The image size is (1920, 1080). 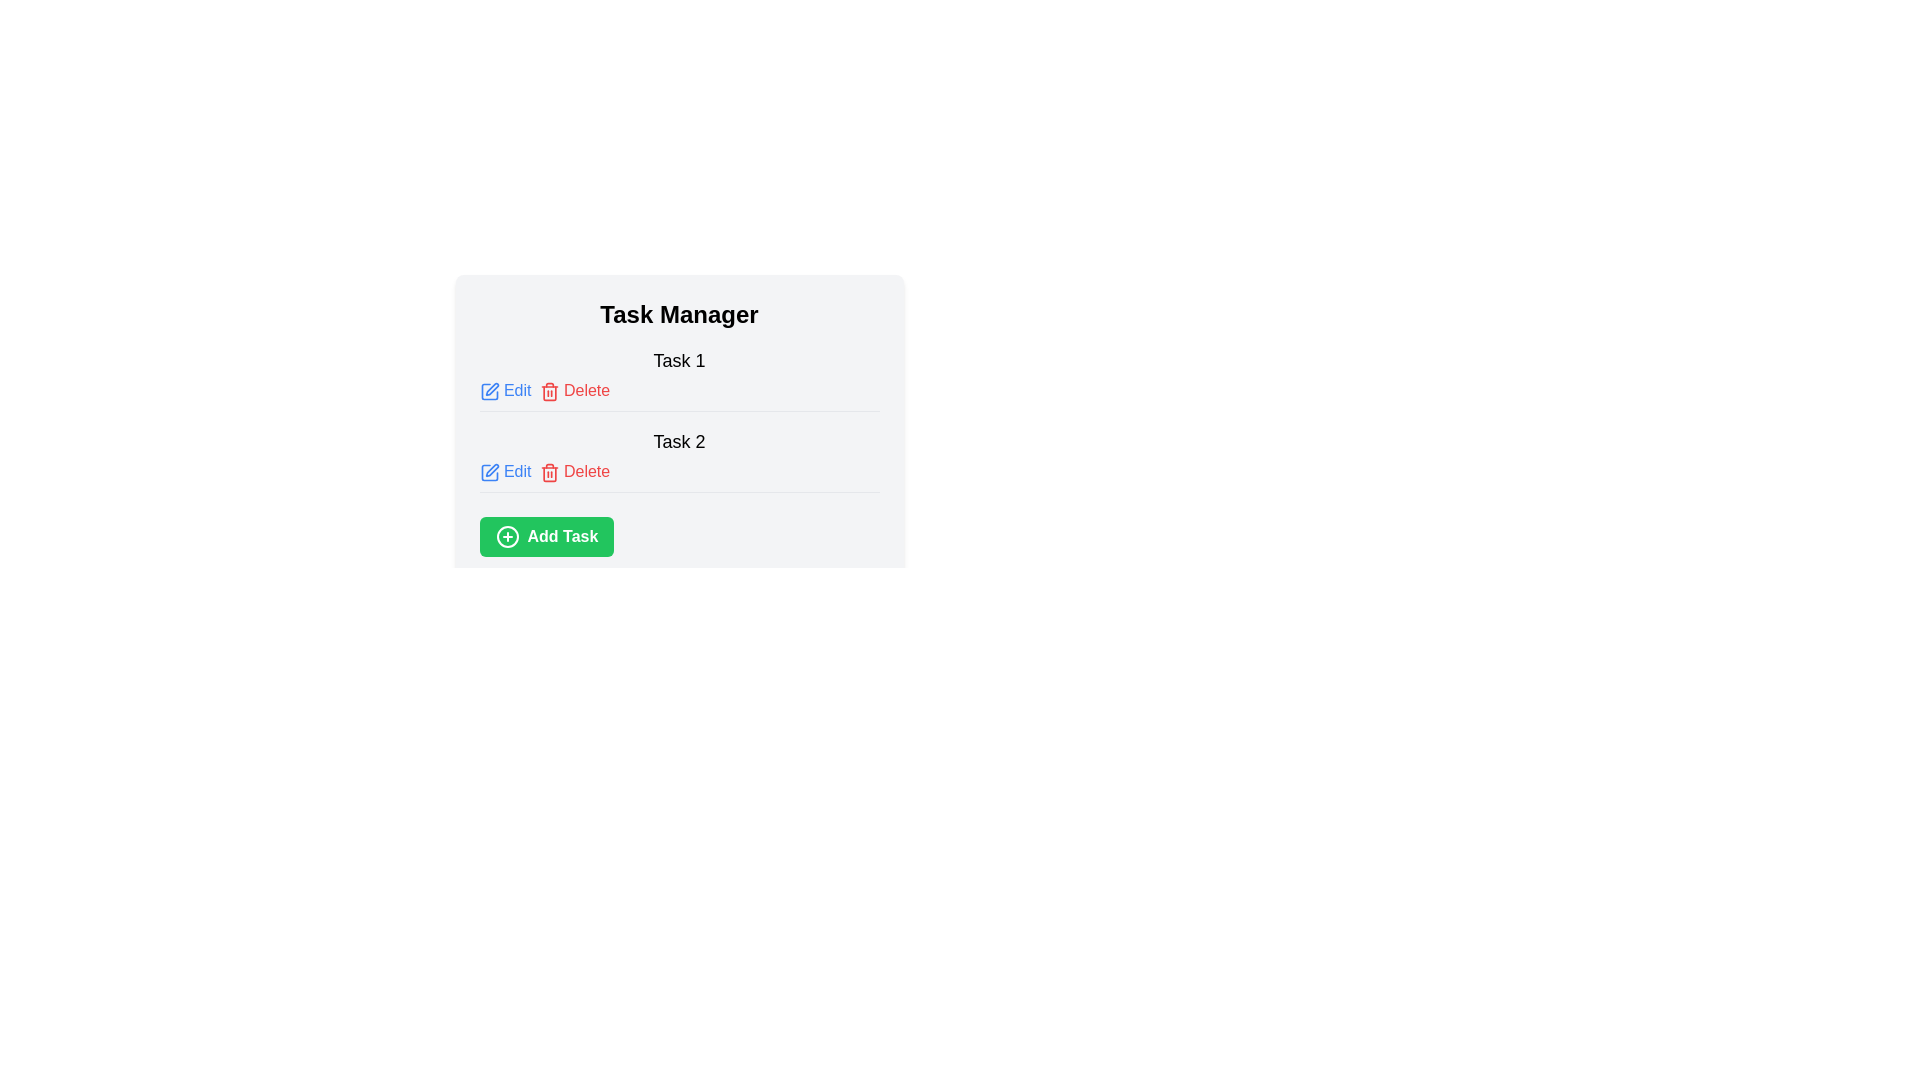 What do you see at coordinates (507, 535) in the screenshot?
I see `the central circular graphic element of the 'Add Task' button, which is part of an SVG icon including a plus sign on a green background` at bounding box center [507, 535].